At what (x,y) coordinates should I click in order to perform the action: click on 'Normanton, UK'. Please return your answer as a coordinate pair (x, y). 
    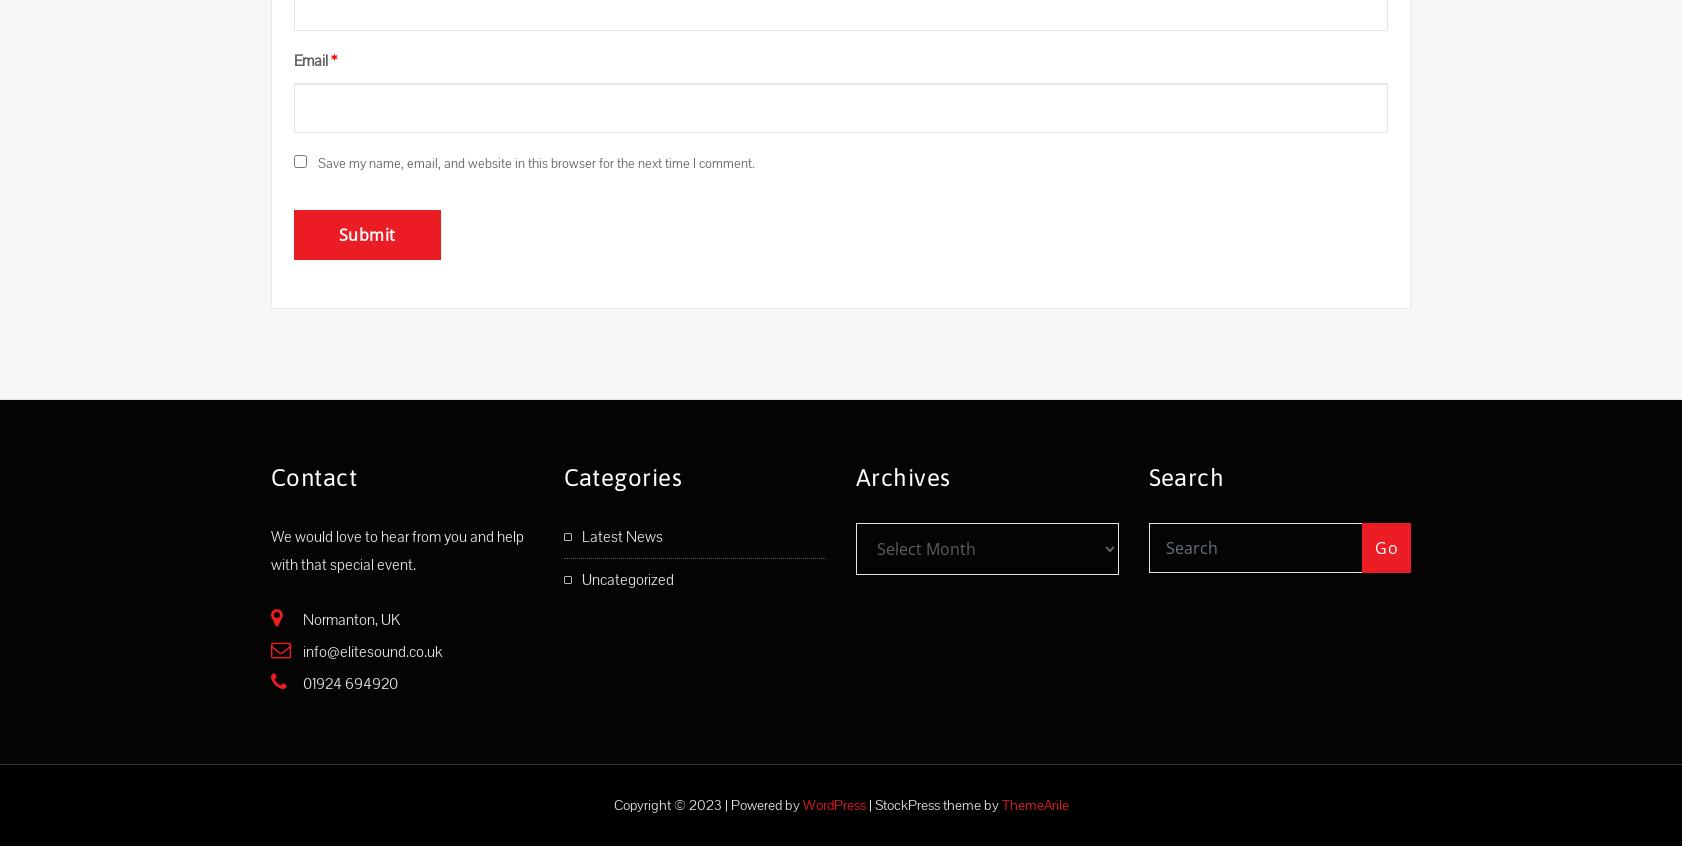
    Looking at the image, I should click on (301, 618).